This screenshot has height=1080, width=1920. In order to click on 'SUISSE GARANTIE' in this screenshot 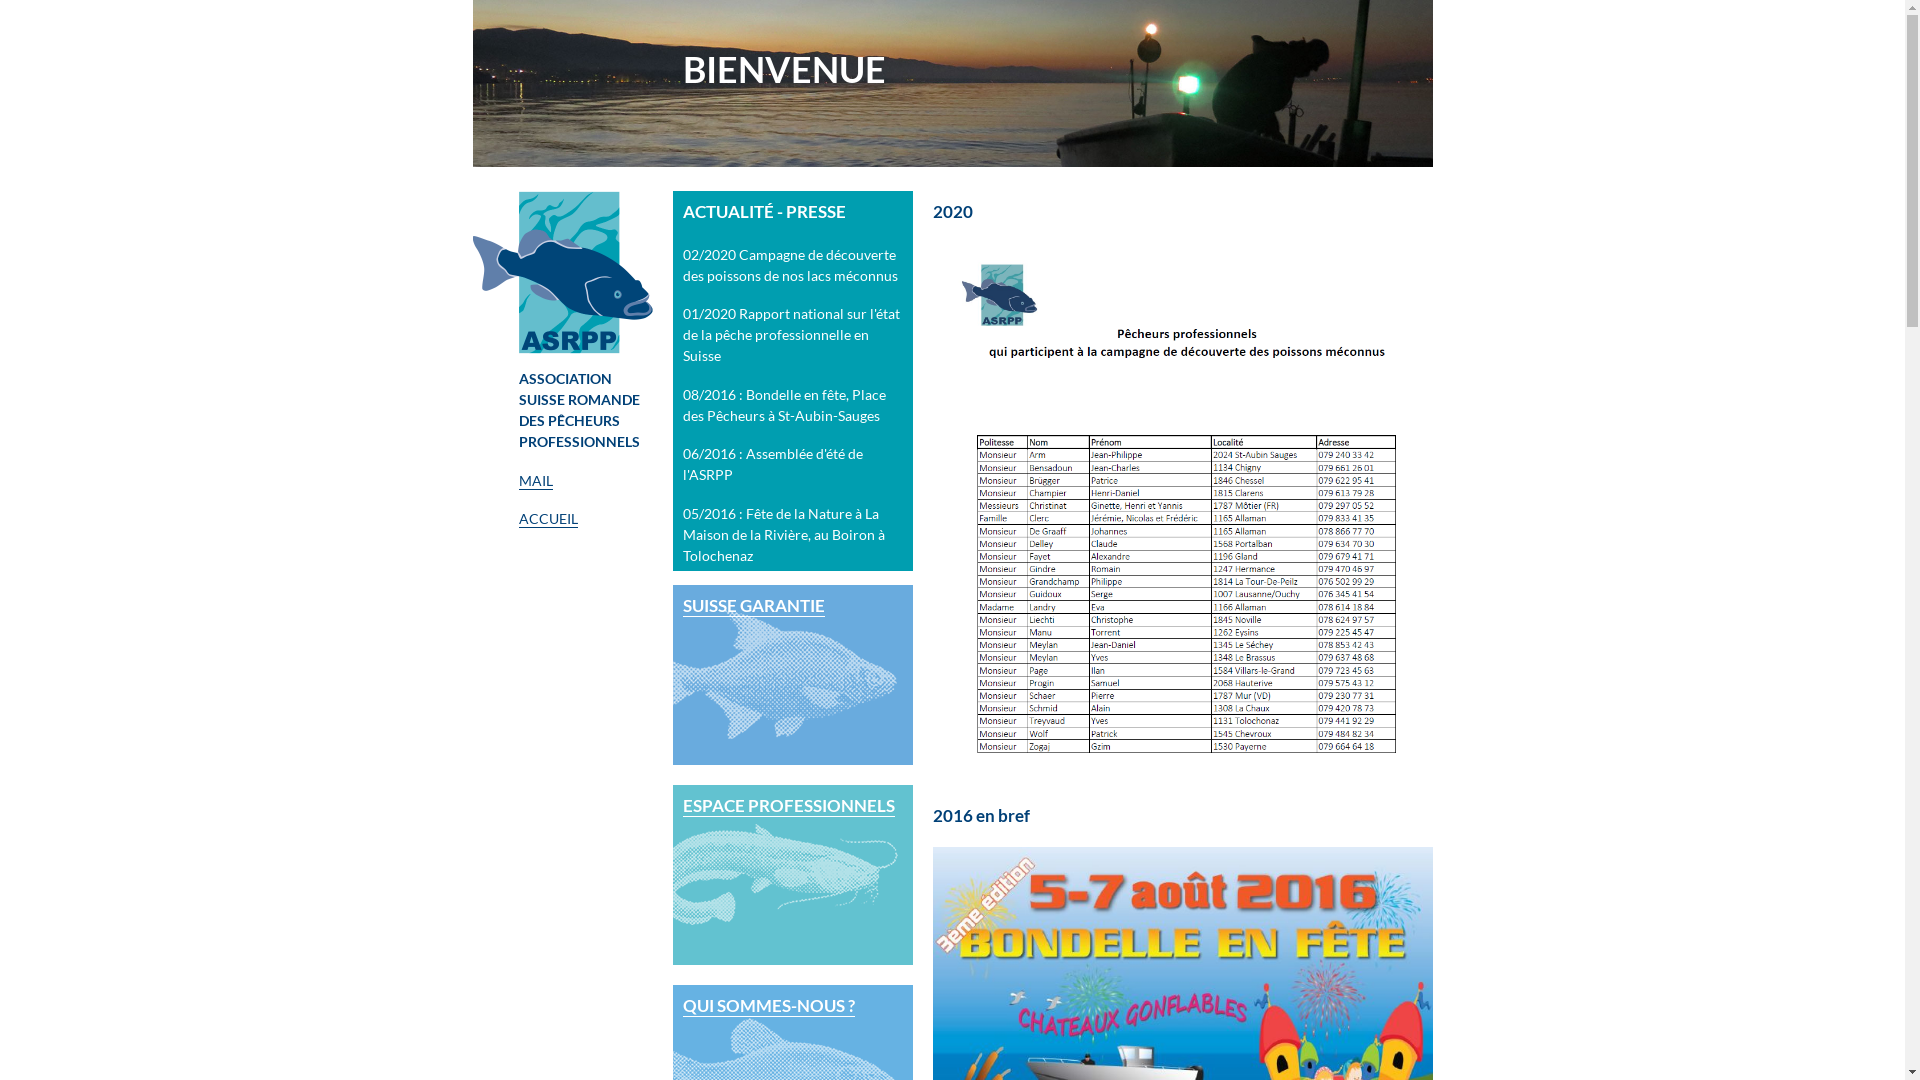, I will do `click(791, 675)`.